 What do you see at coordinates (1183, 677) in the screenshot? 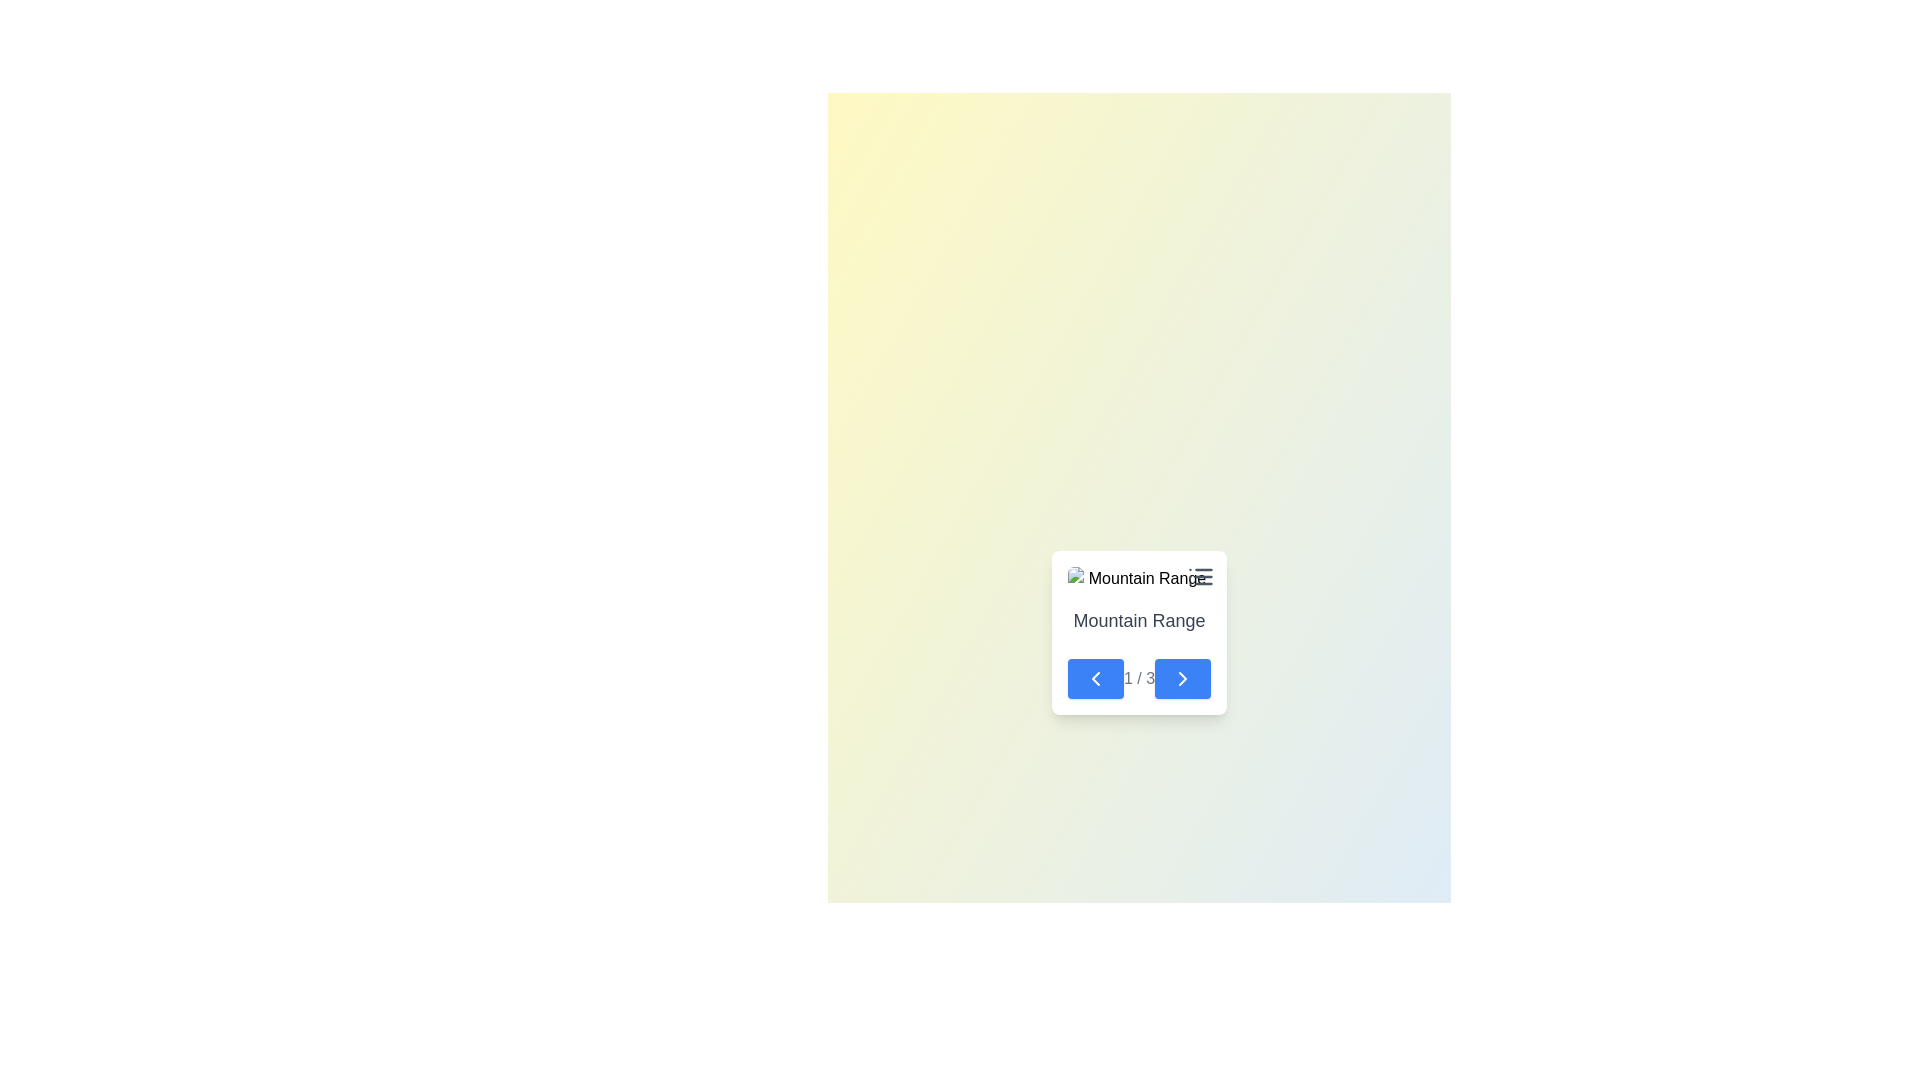
I see `the navigation button located in the bottom right corner of the control section to proceed to the next item in the sequence` at bounding box center [1183, 677].